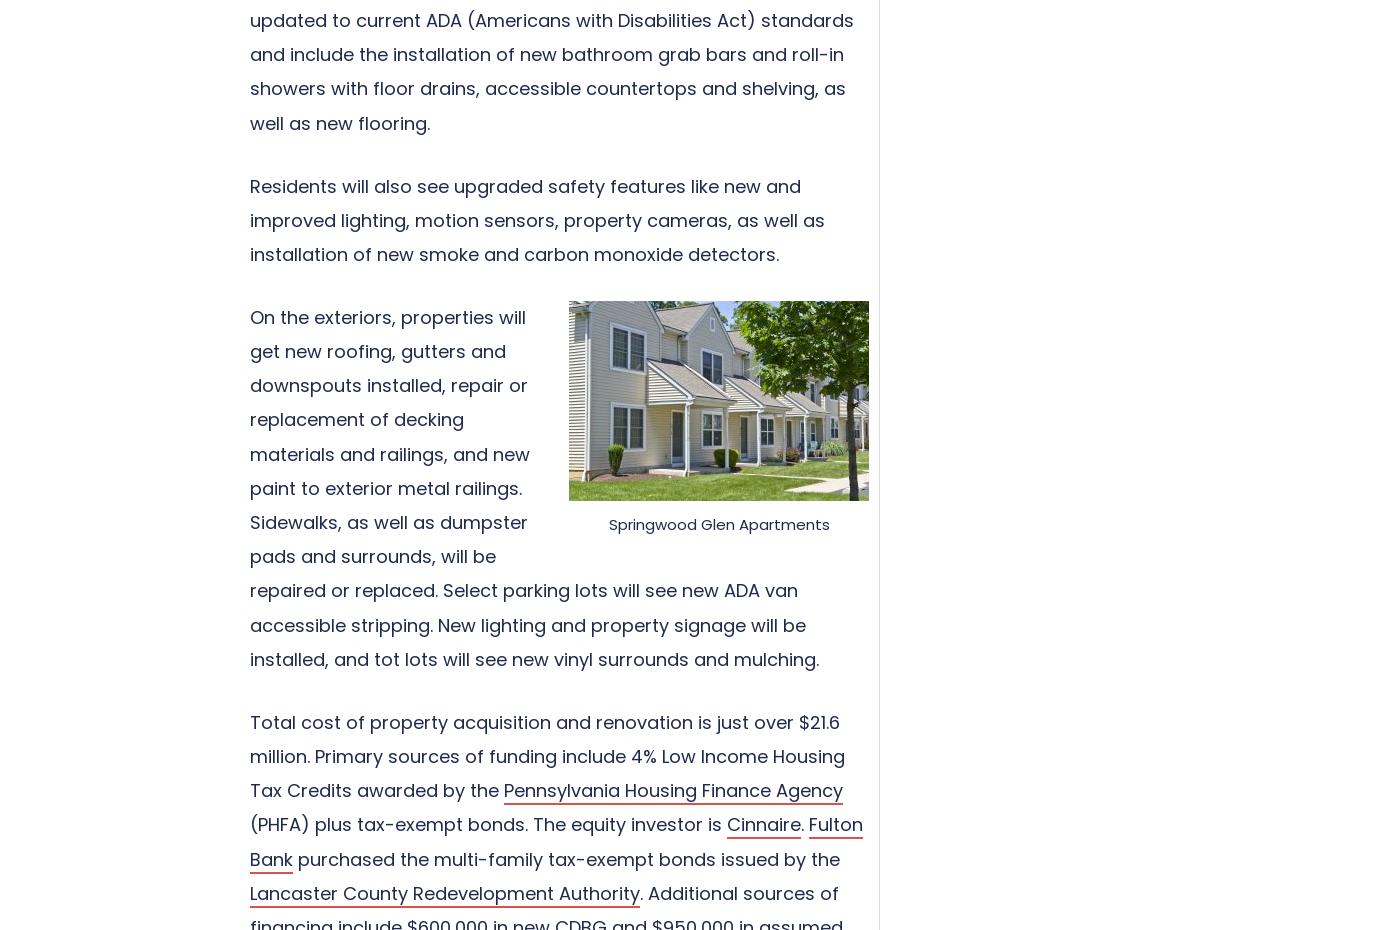 This screenshot has height=930, width=1400. What do you see at coordinates (534, 486) in the screenshot?
I see `'On the exteriors, properties will get new roofing, gutters and downspouts installed, repair or replacement of decking materials and railings, and new paint to exterior metal railings. Sidewalks, as well as dumpster pads and surrounds, will be repaired or replaced. Select parking lots will see new ADA van accessible stripping. New lighting and property signage will be installed, and tot lots will see new vinyl surrounds and mulching.'` at bounding box center [534, 486].